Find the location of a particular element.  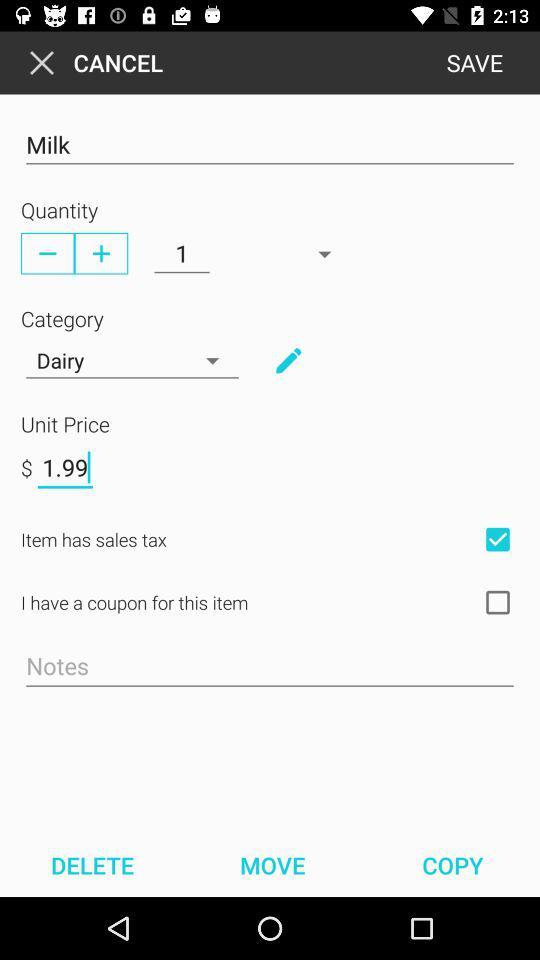

lower quantity of product is located at coordinates (47, 252).